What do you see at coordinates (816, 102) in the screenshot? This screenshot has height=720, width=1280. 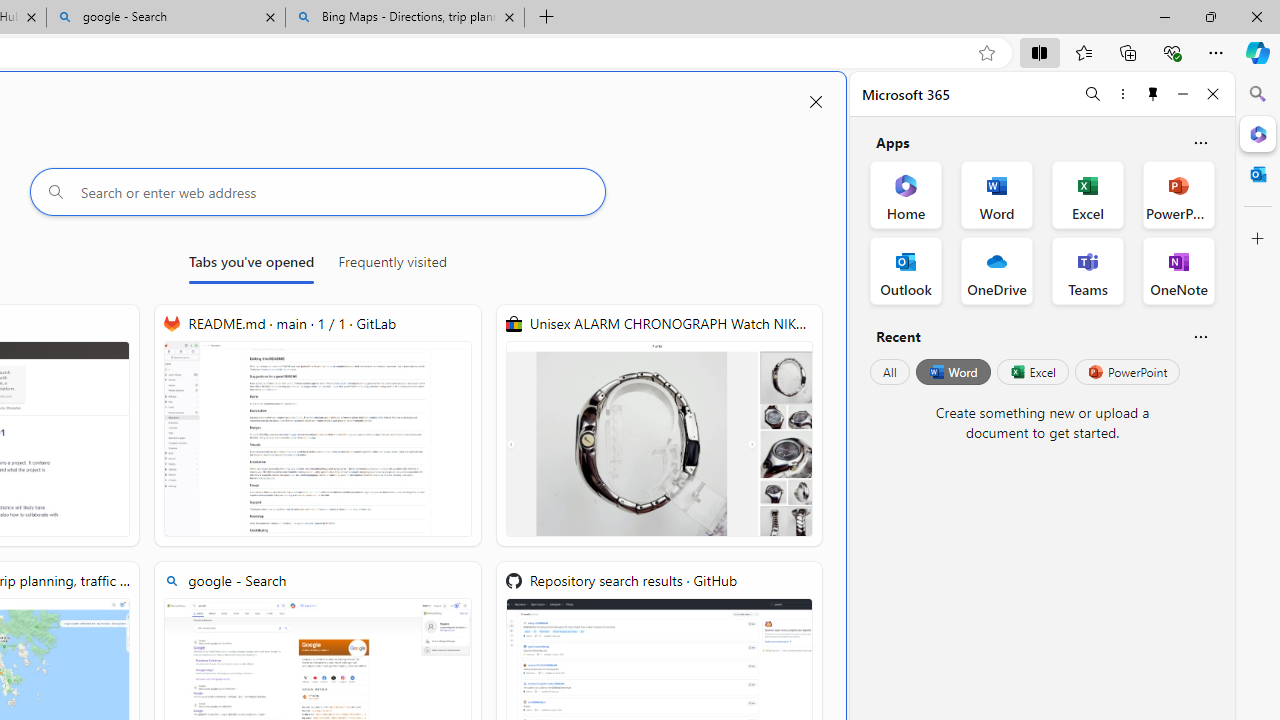 I see `'Close split screen'` at bounding box center [816, 102].